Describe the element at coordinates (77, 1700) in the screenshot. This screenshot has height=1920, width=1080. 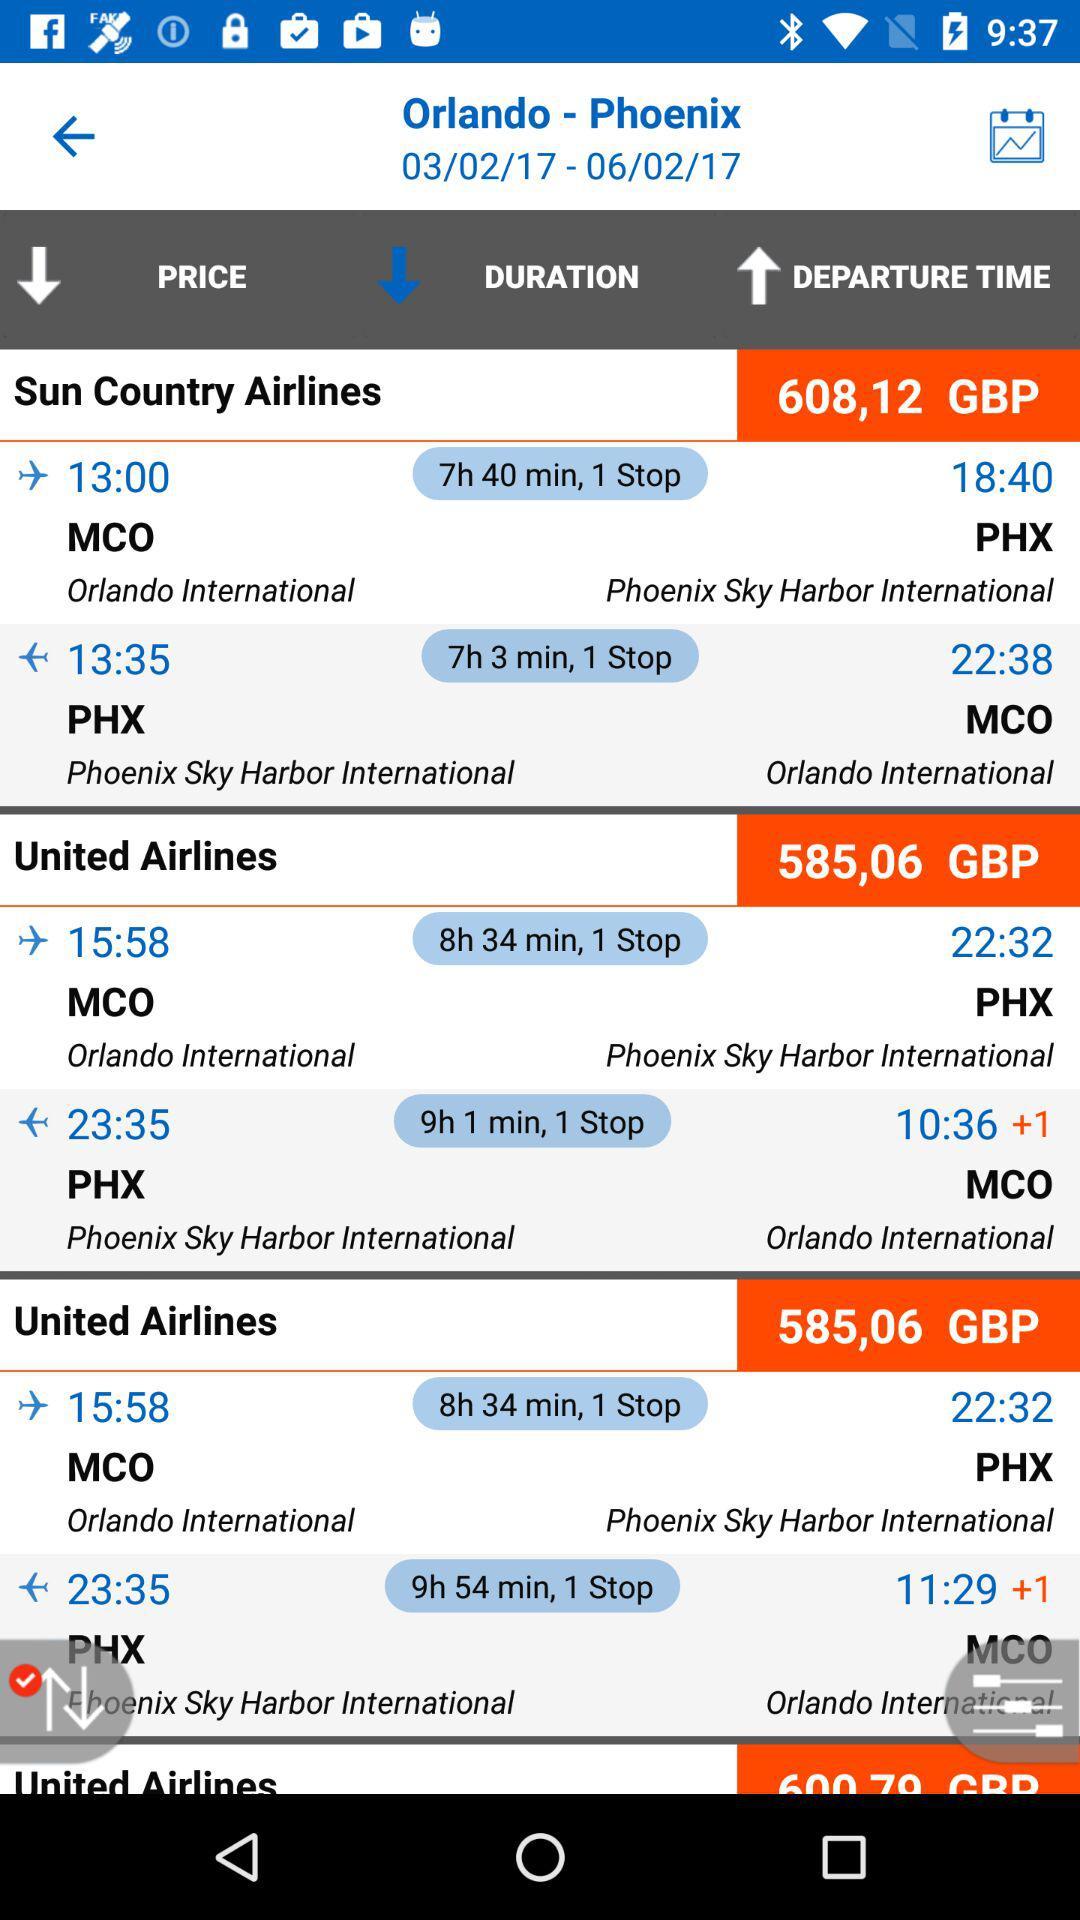
I see `the swap icon` at that location.